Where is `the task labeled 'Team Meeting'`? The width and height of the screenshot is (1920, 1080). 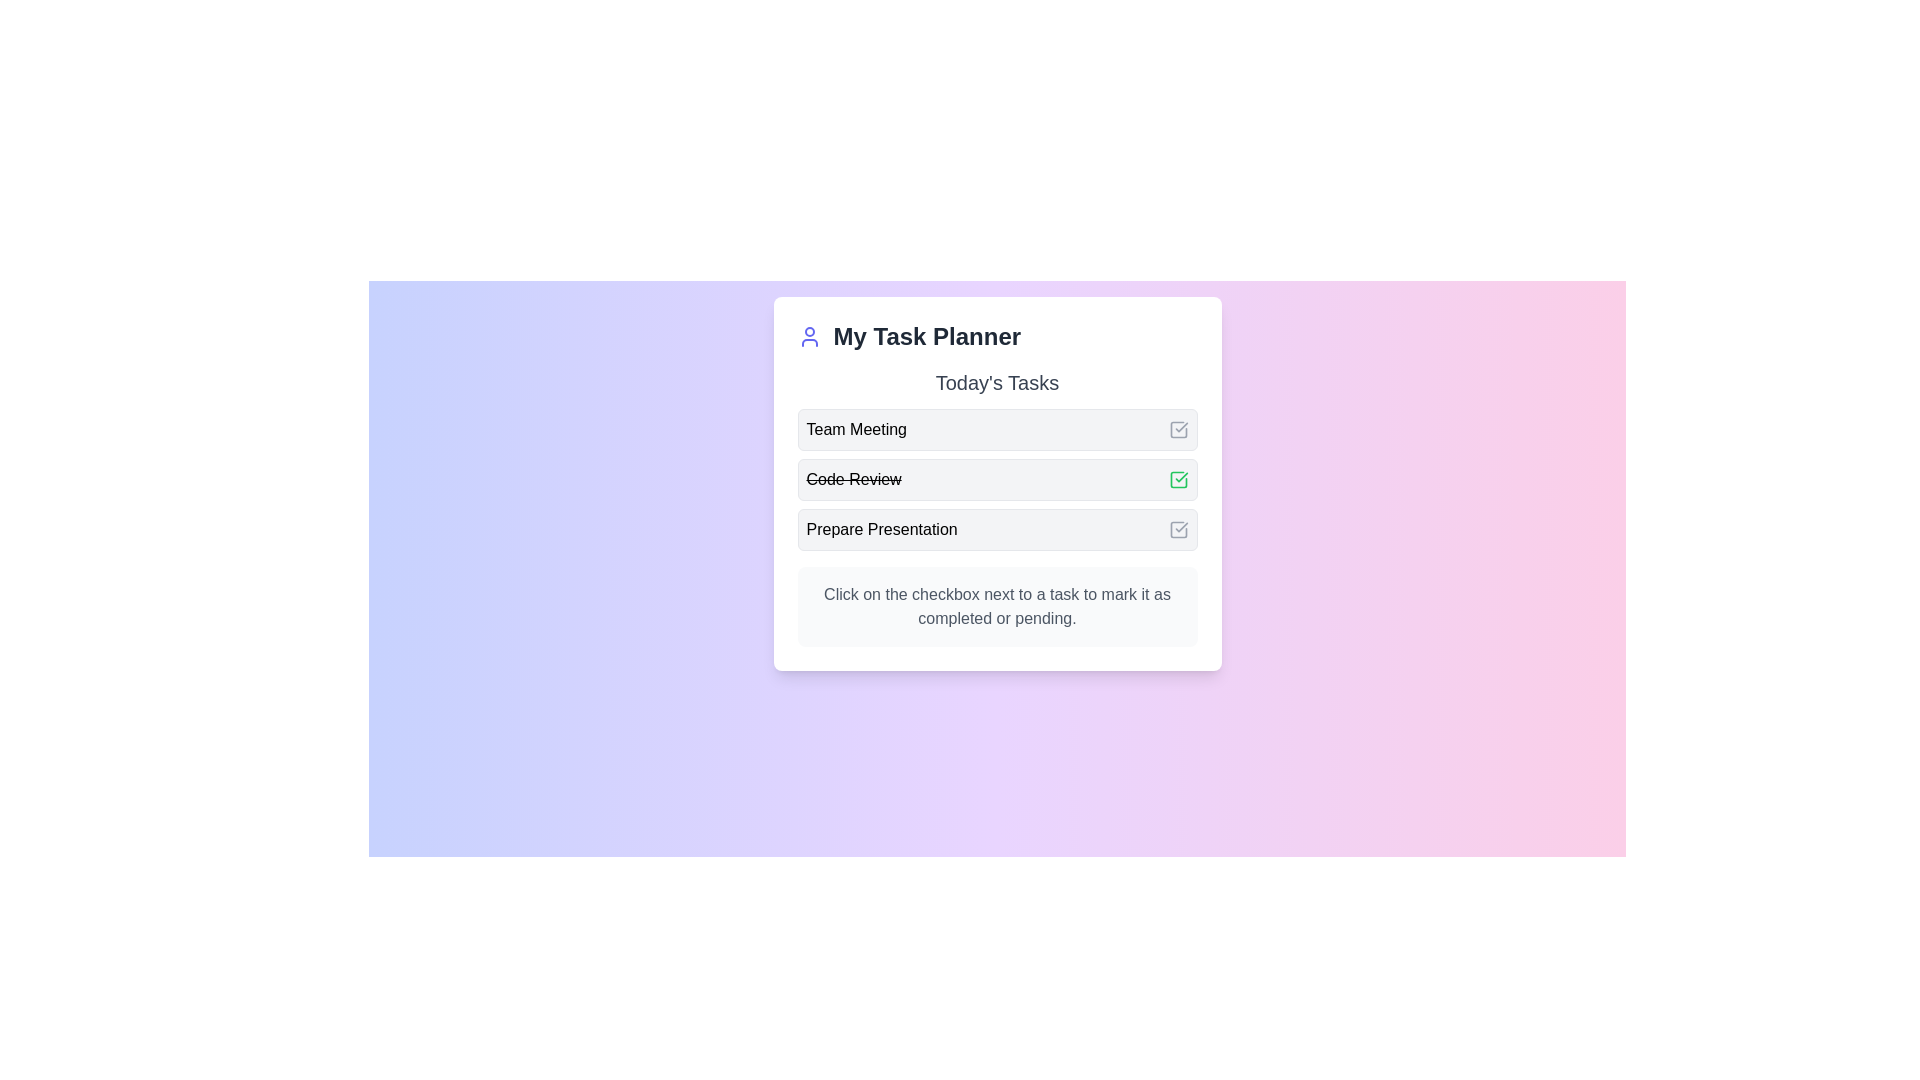
the task labeled 'Team Meeting' is located at coordinates (997, 428).